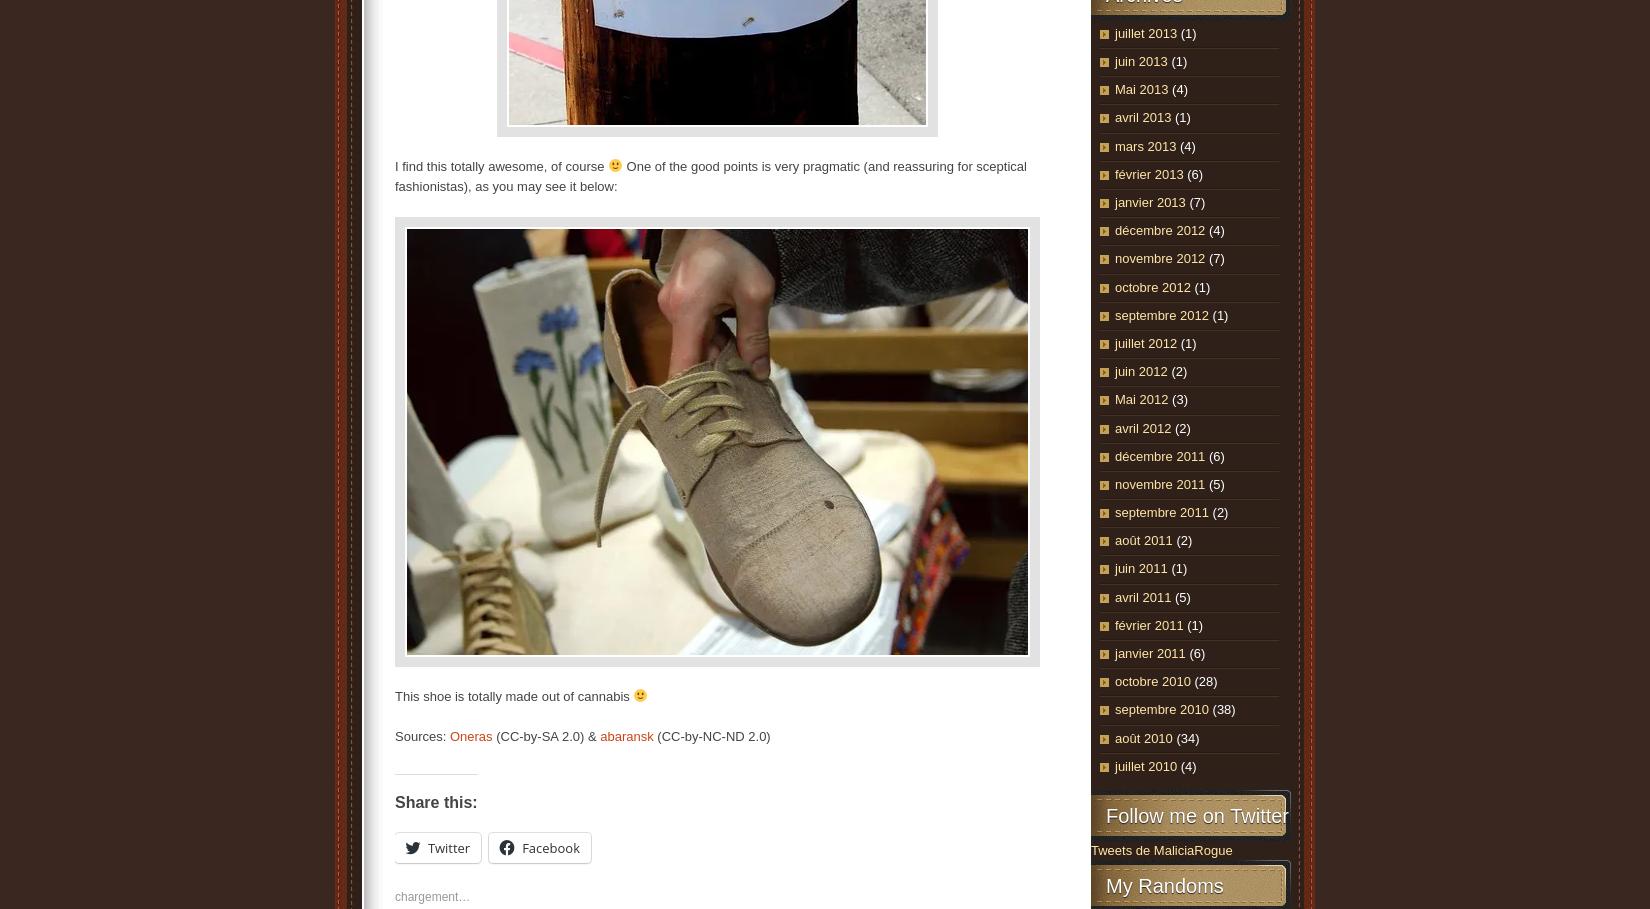 Image resolution: width=1650 pixels, height=909 pixels. What do you see at coordinates (1161, 511) in the screenshot?
I see `'septembre 2011'` at bounding box center [1161, 511].